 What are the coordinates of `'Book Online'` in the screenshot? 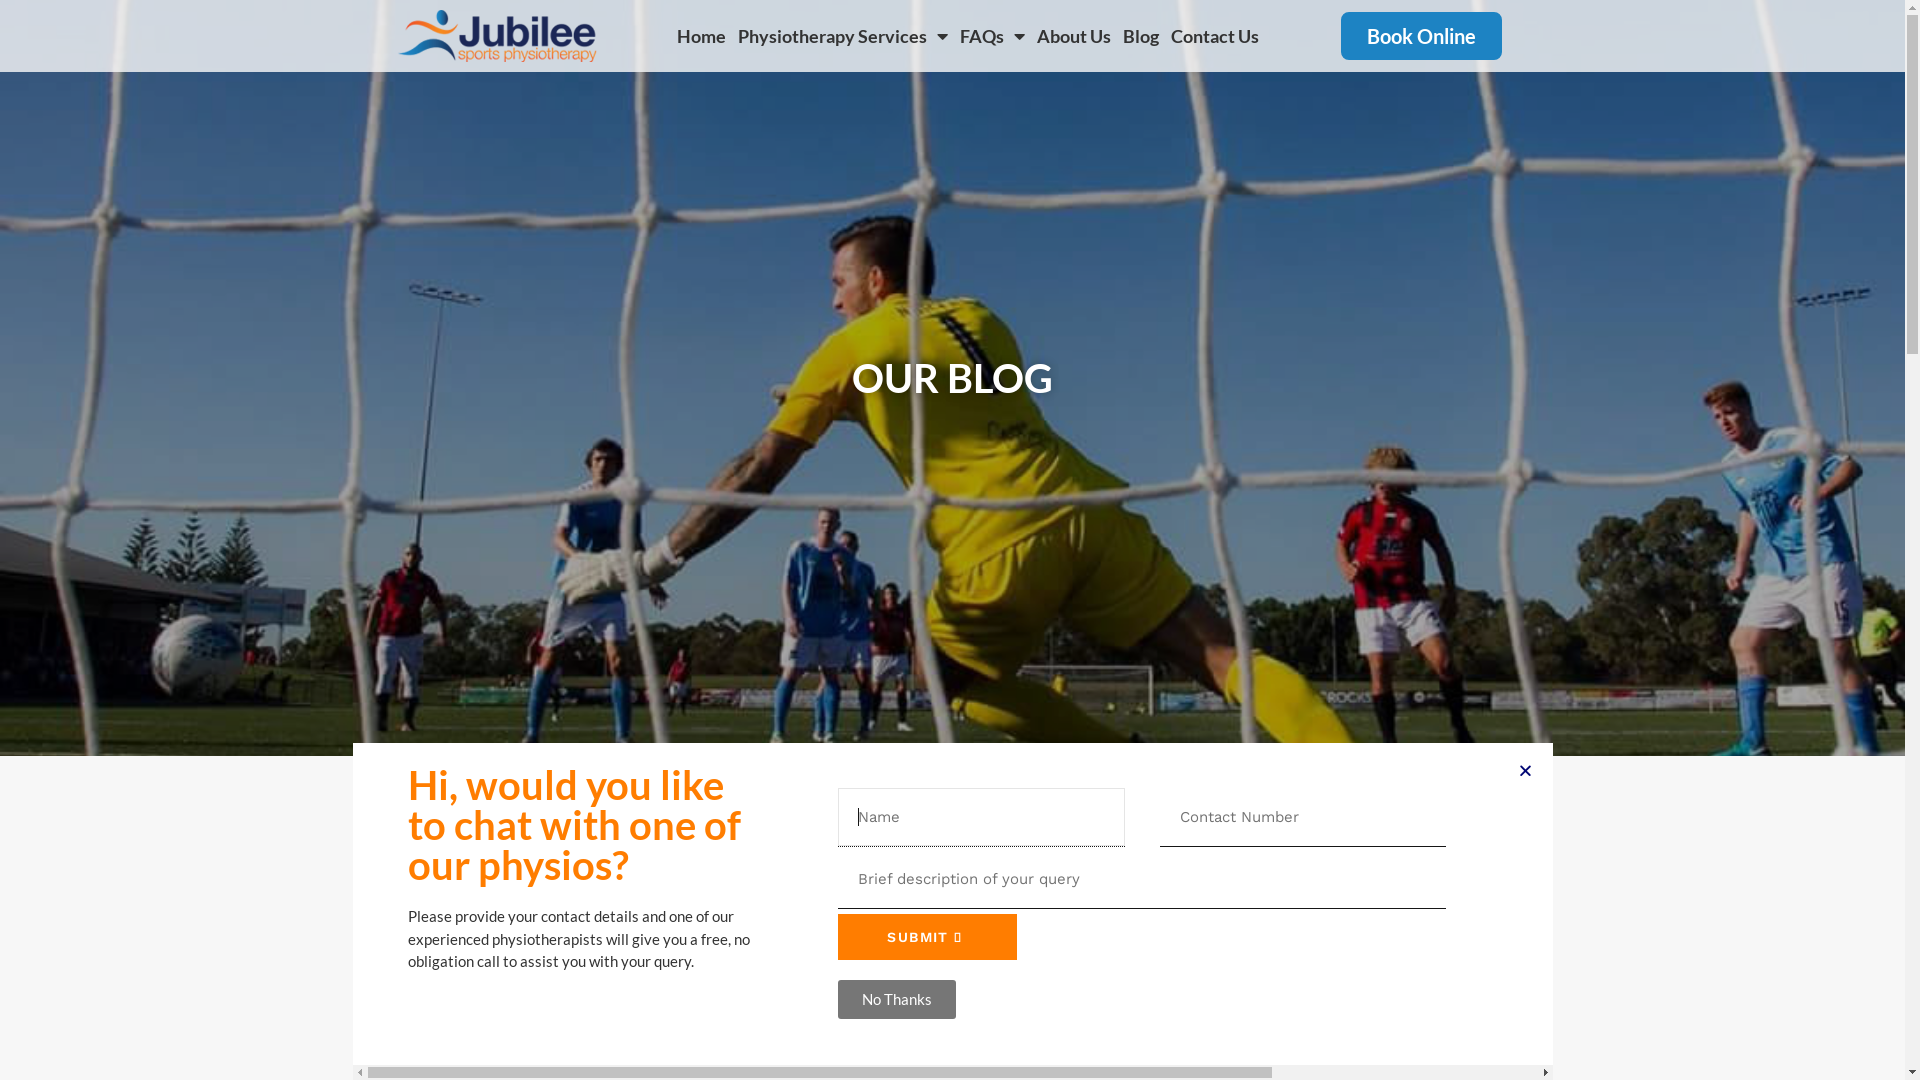 It's located at (1420, 35).